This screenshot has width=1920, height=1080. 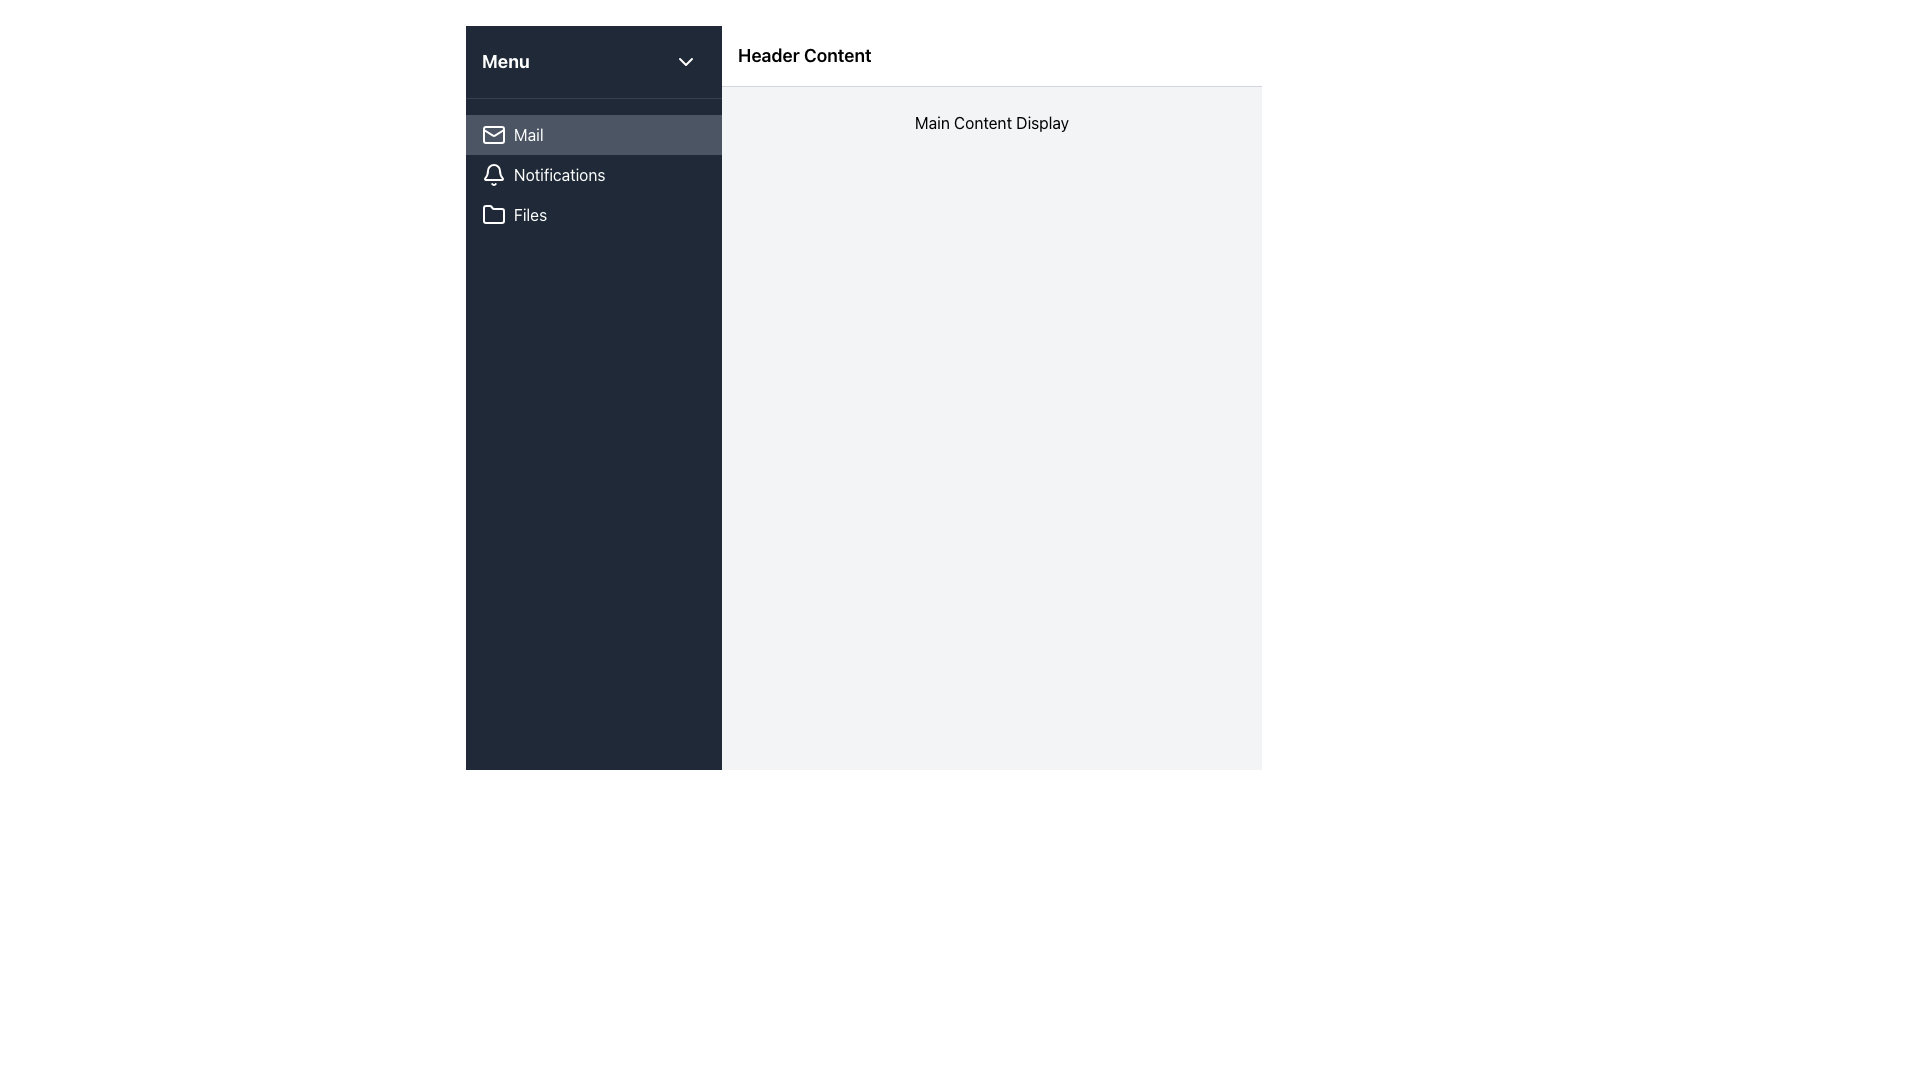 What do you see at coordinates (494, 173) in the screenshot?
I see `the bell icon` at bounding box center [494, 173].